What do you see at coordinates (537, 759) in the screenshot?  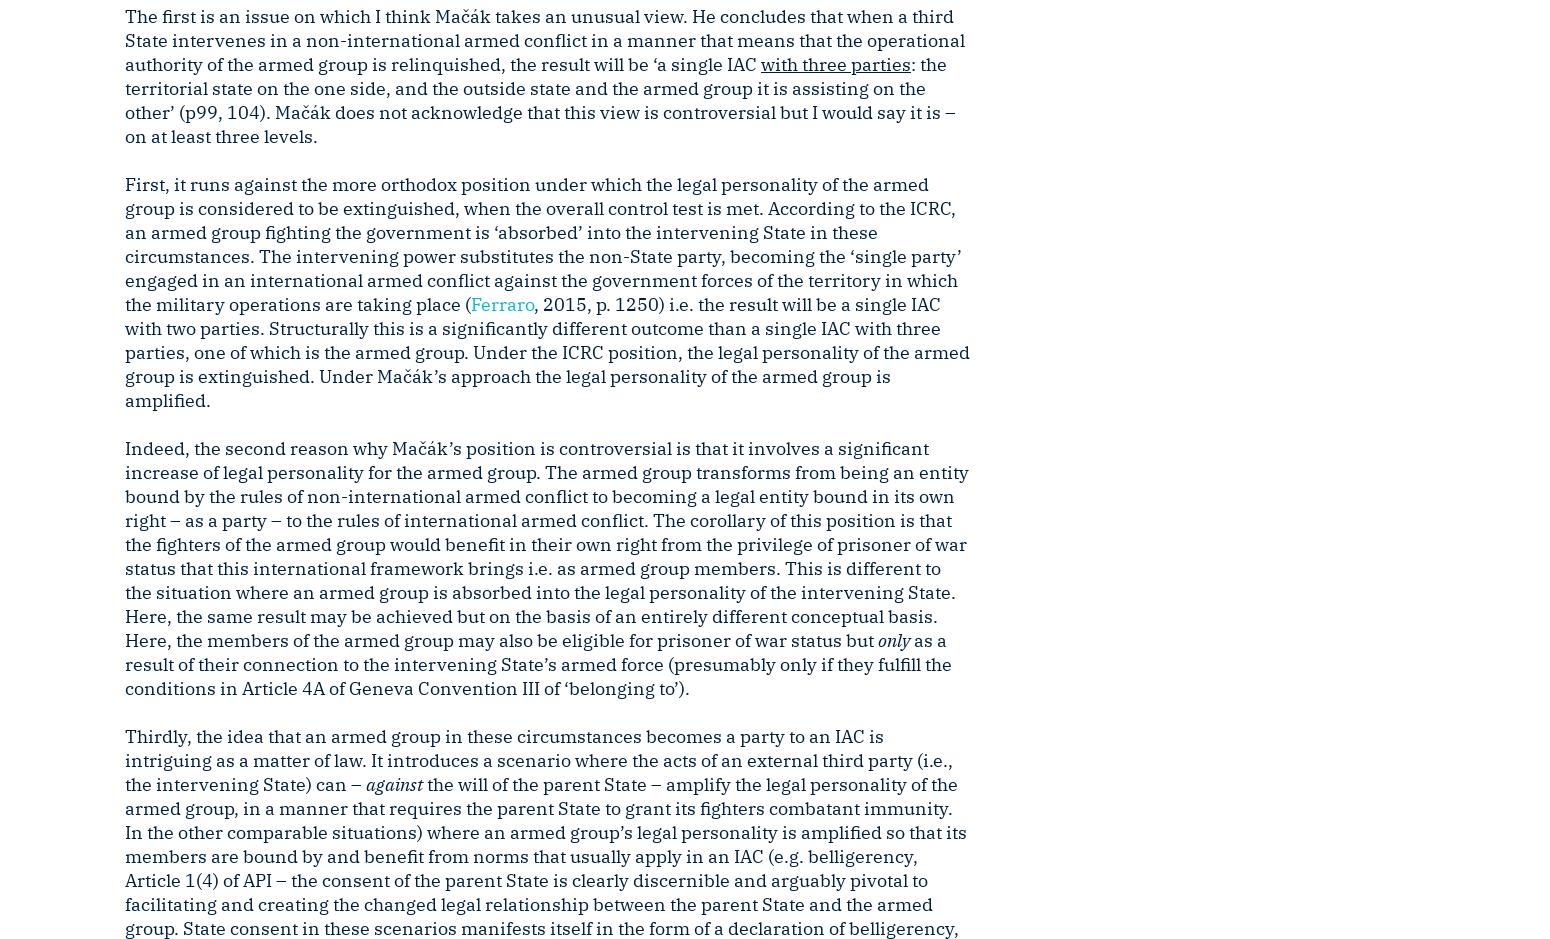 I see `'Thirdly, the idea that an armed group in these circumstances becomes a party to an IAC is intriguing as a matter of law. It introduces a scenario where the acts of an external third party (i.e., the intervening State) can –'` at bounding box center [537, 759].